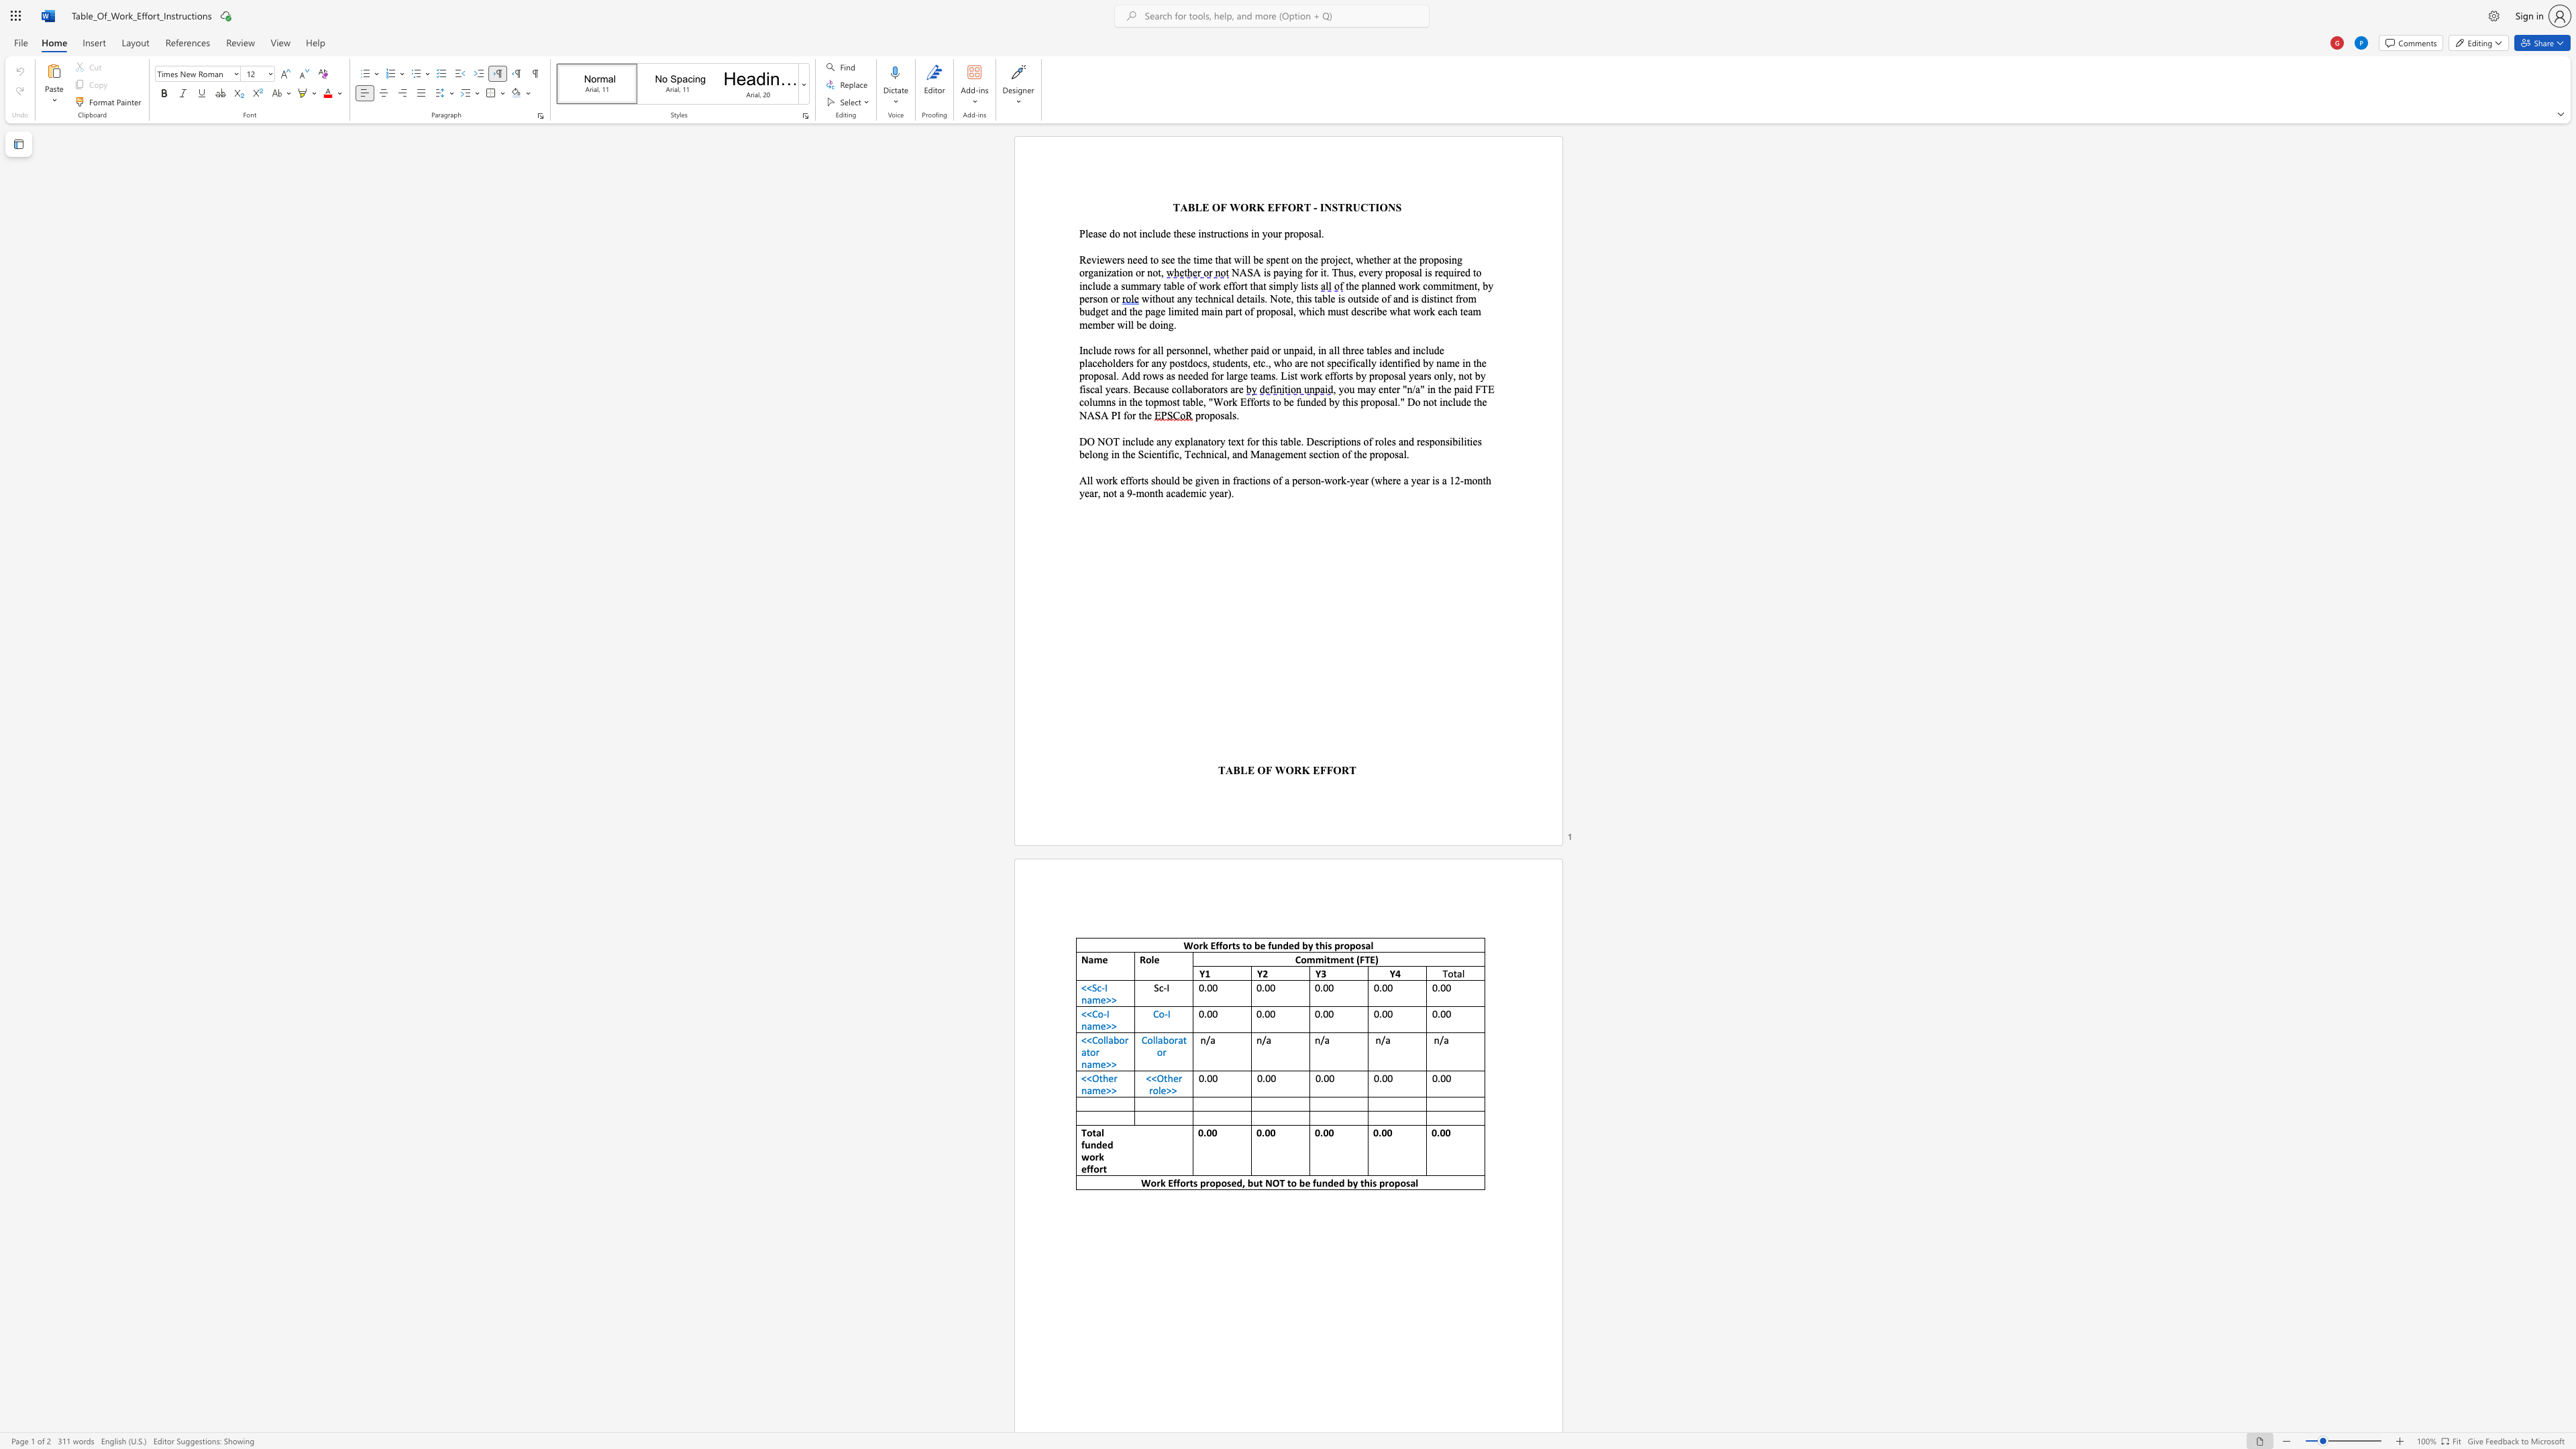 The height and width of the screenshot is (1449, 2576). I want to click on the space between the continuous character "s" and "i" in the text, so click(1364, 299).